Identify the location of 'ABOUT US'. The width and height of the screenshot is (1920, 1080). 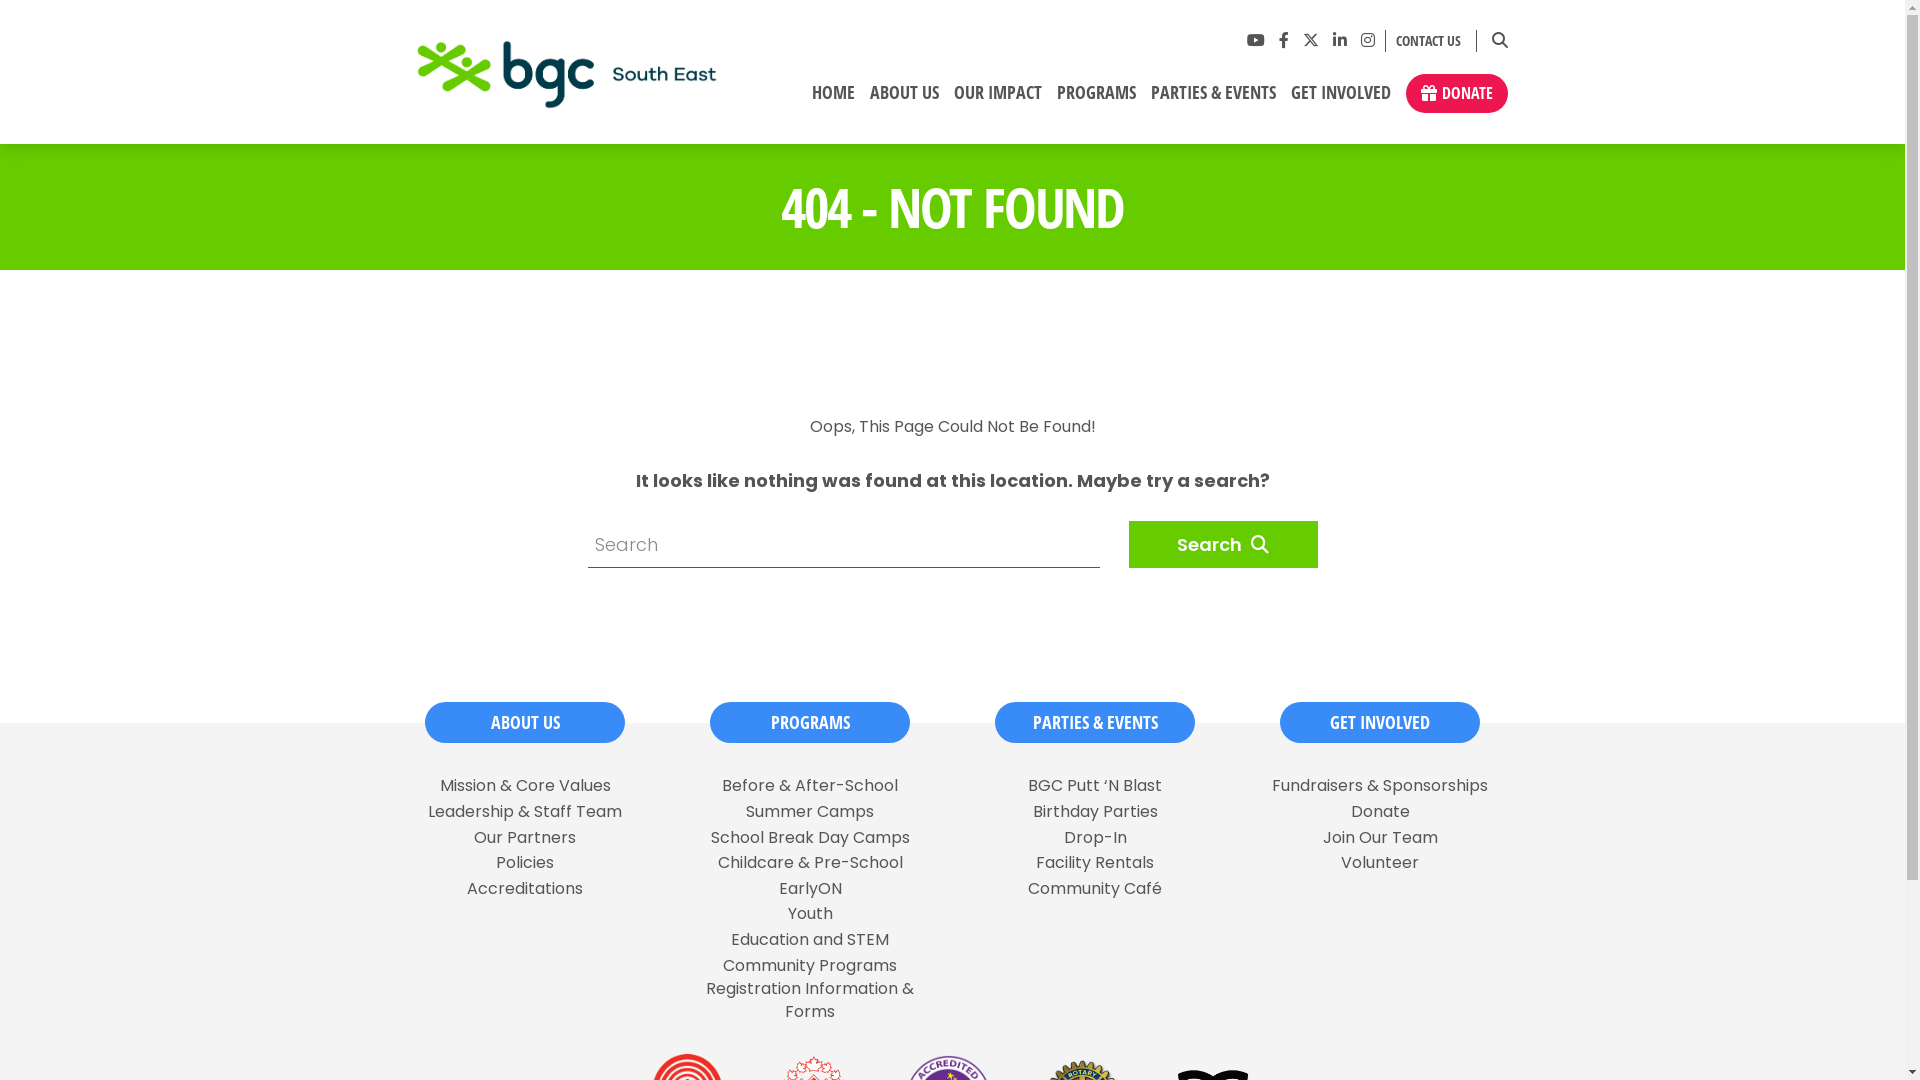
(524, 722).